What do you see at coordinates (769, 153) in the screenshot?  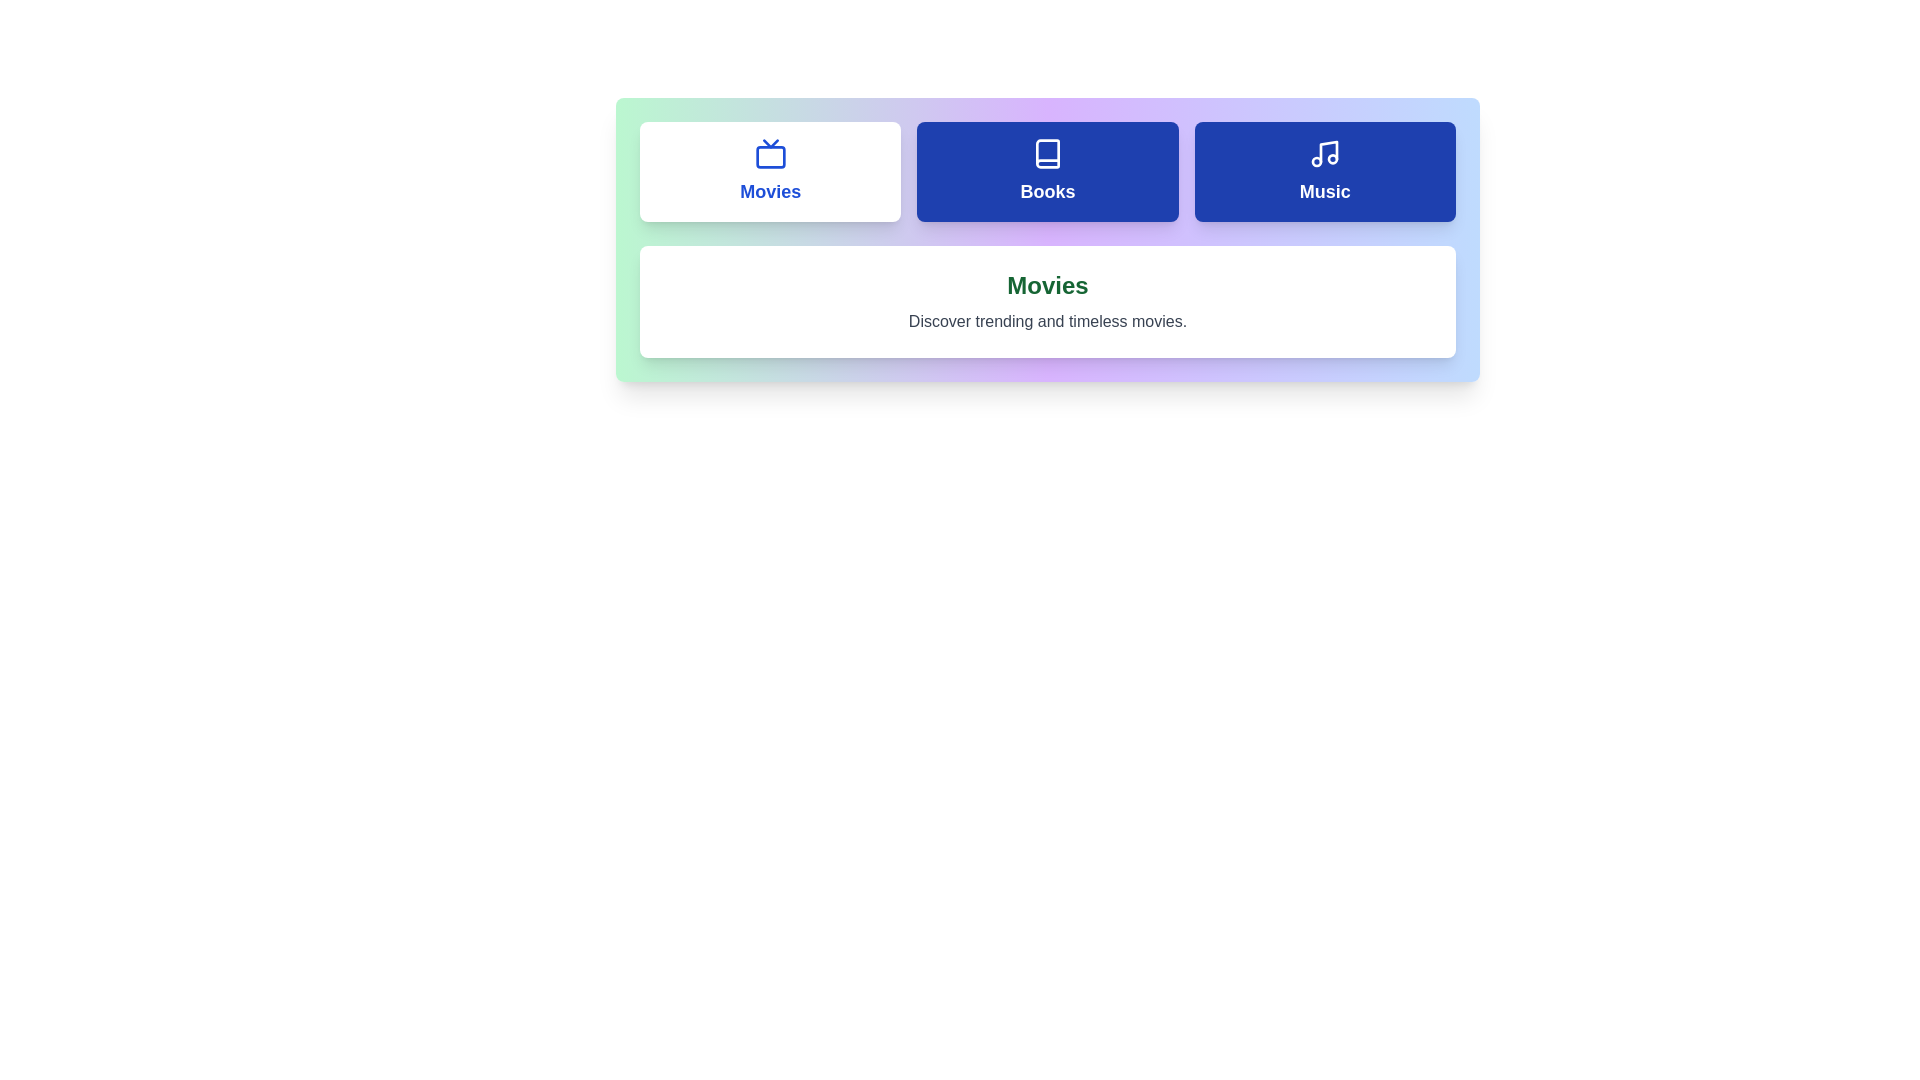 I see `the 'Movies' icon located above the 'Movies' text label` at bounding box center [769, 153].